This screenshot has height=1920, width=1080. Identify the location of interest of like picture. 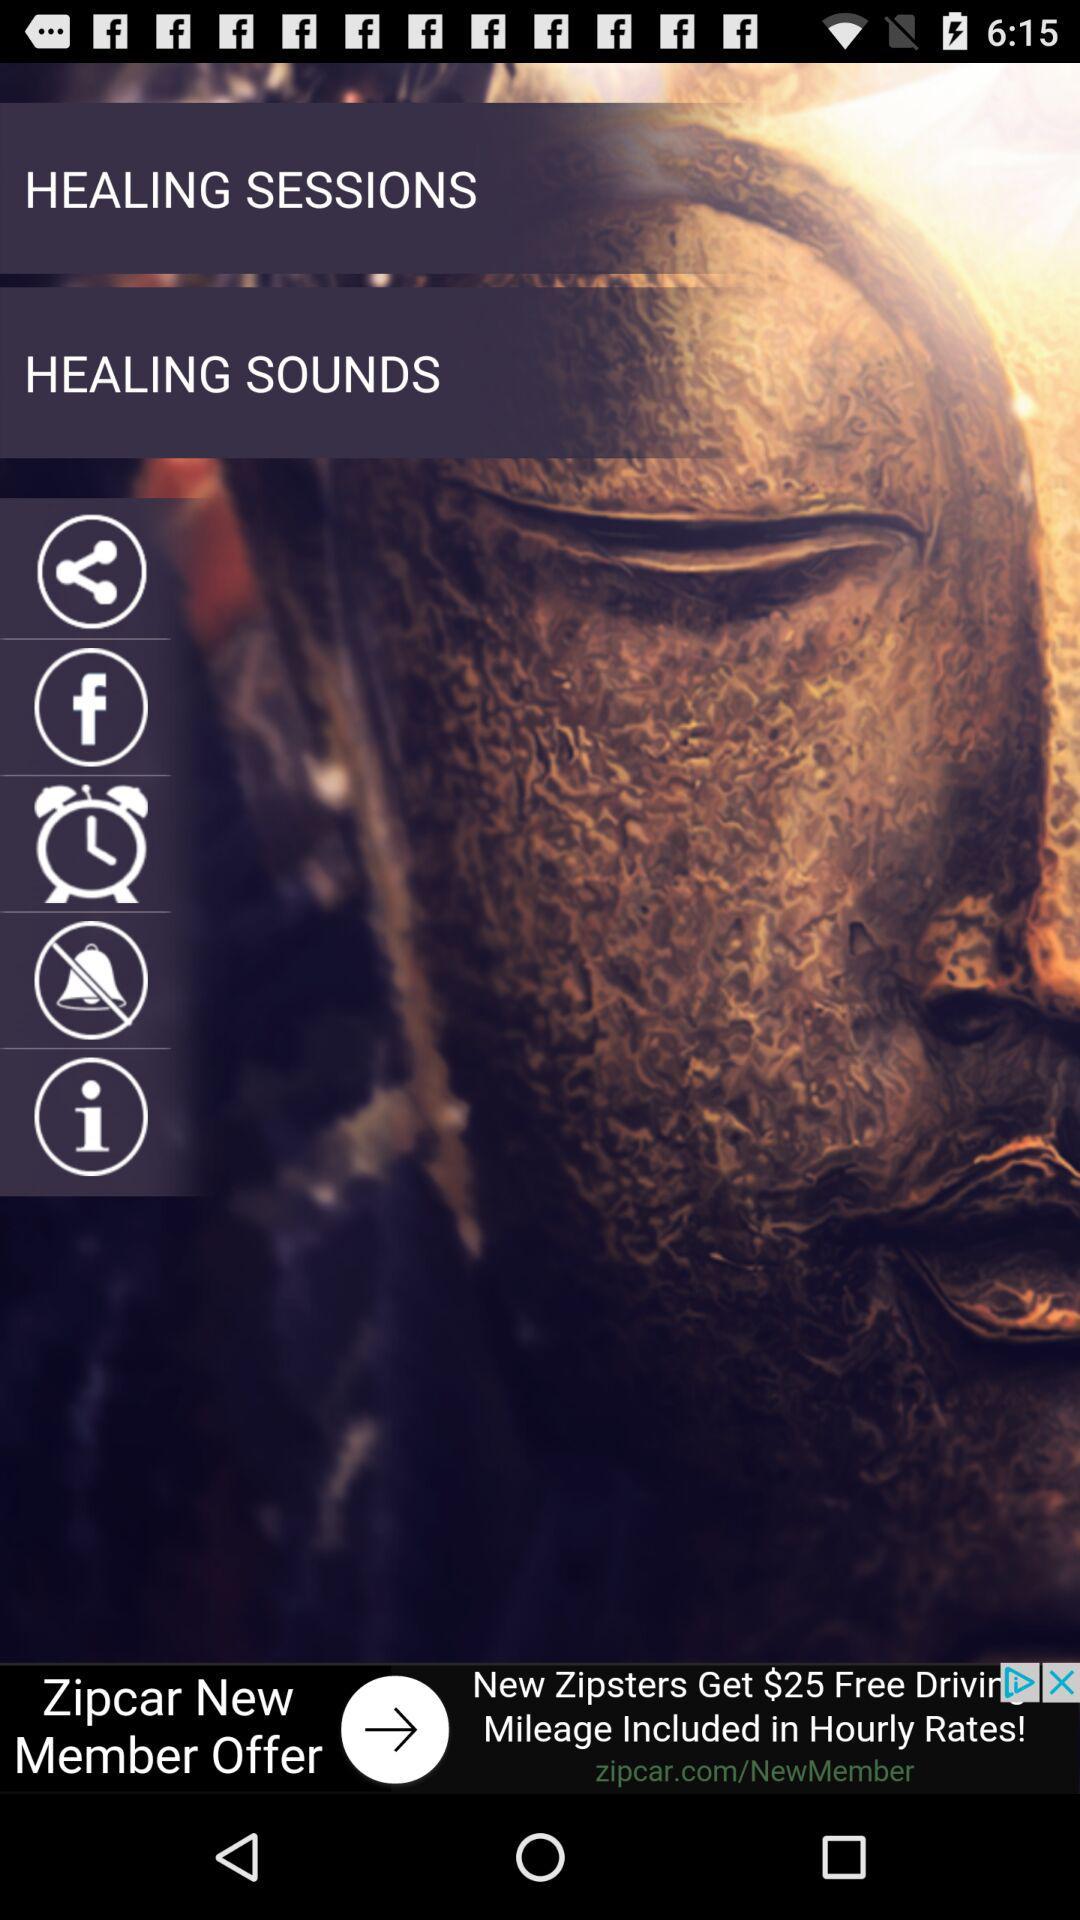
(91, 1115).